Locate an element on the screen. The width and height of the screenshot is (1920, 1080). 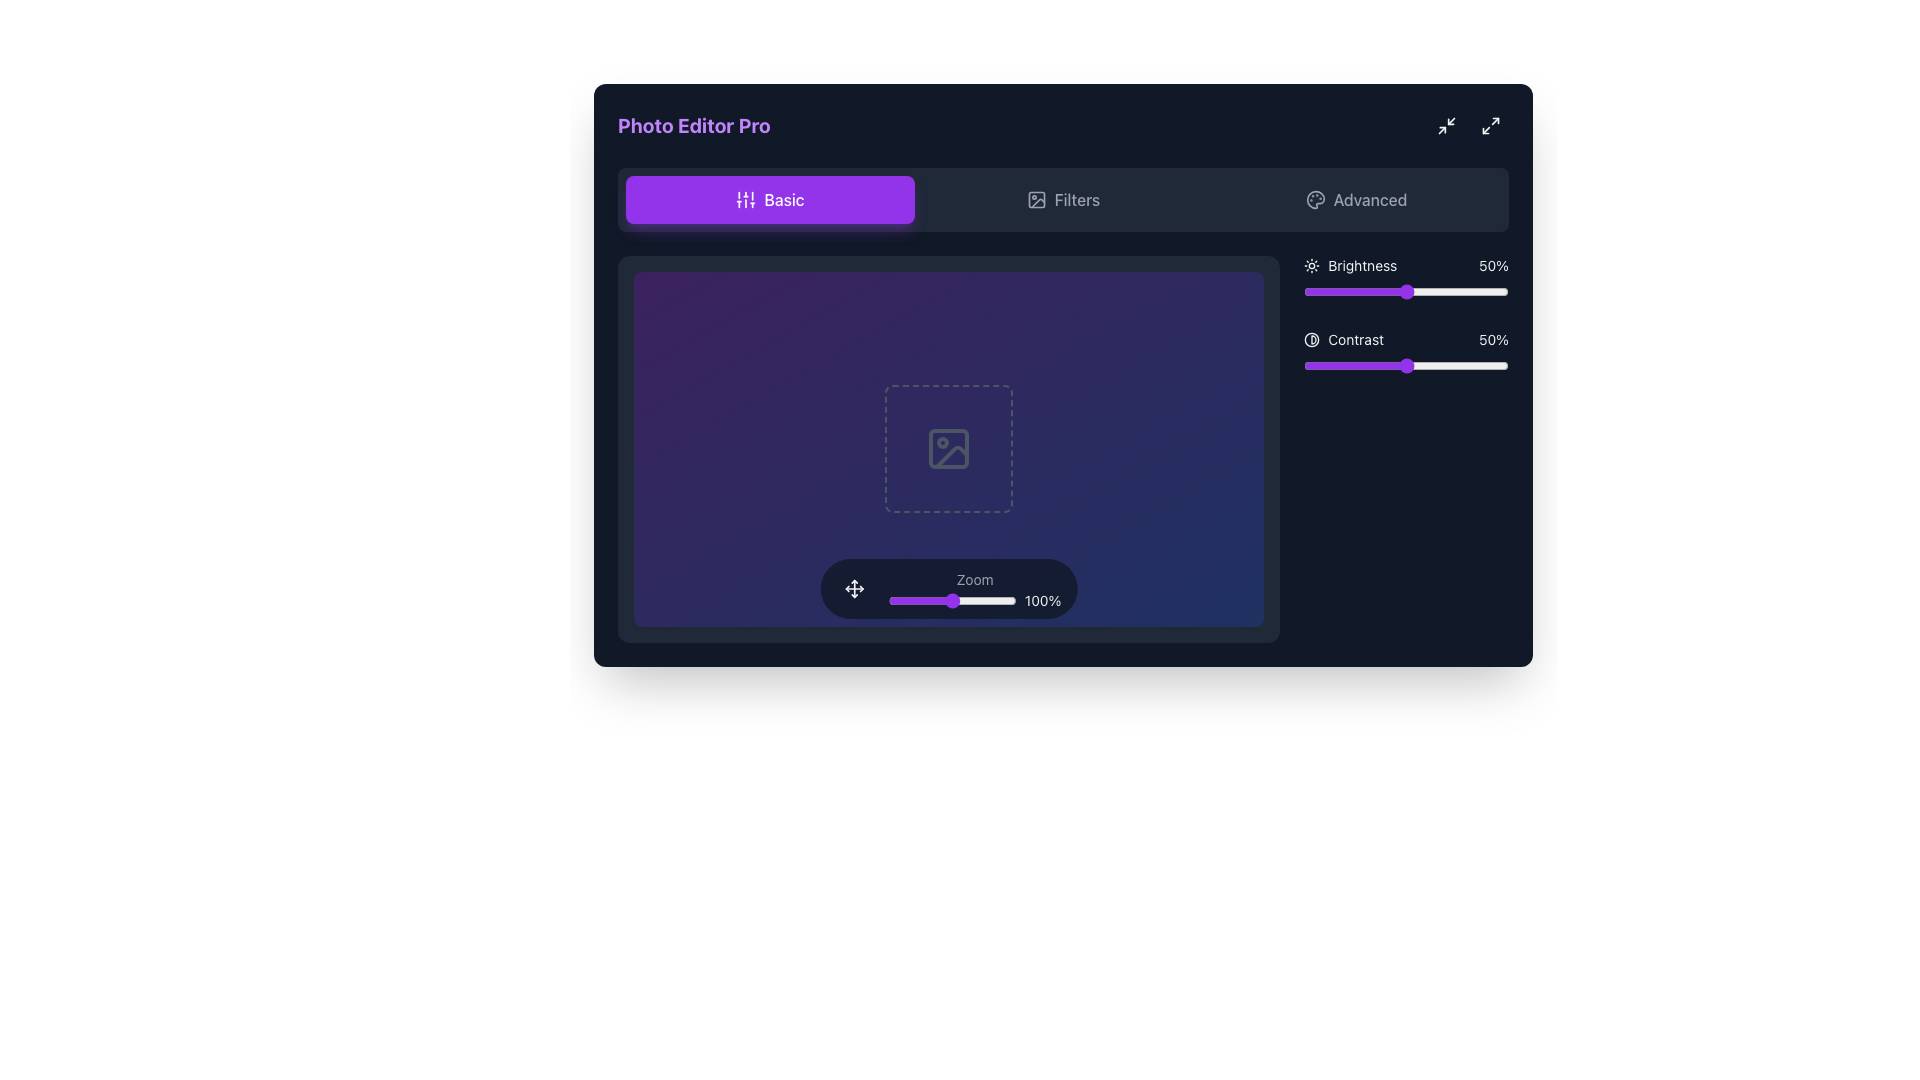
the zoom level is located at coordinates (963, 599).